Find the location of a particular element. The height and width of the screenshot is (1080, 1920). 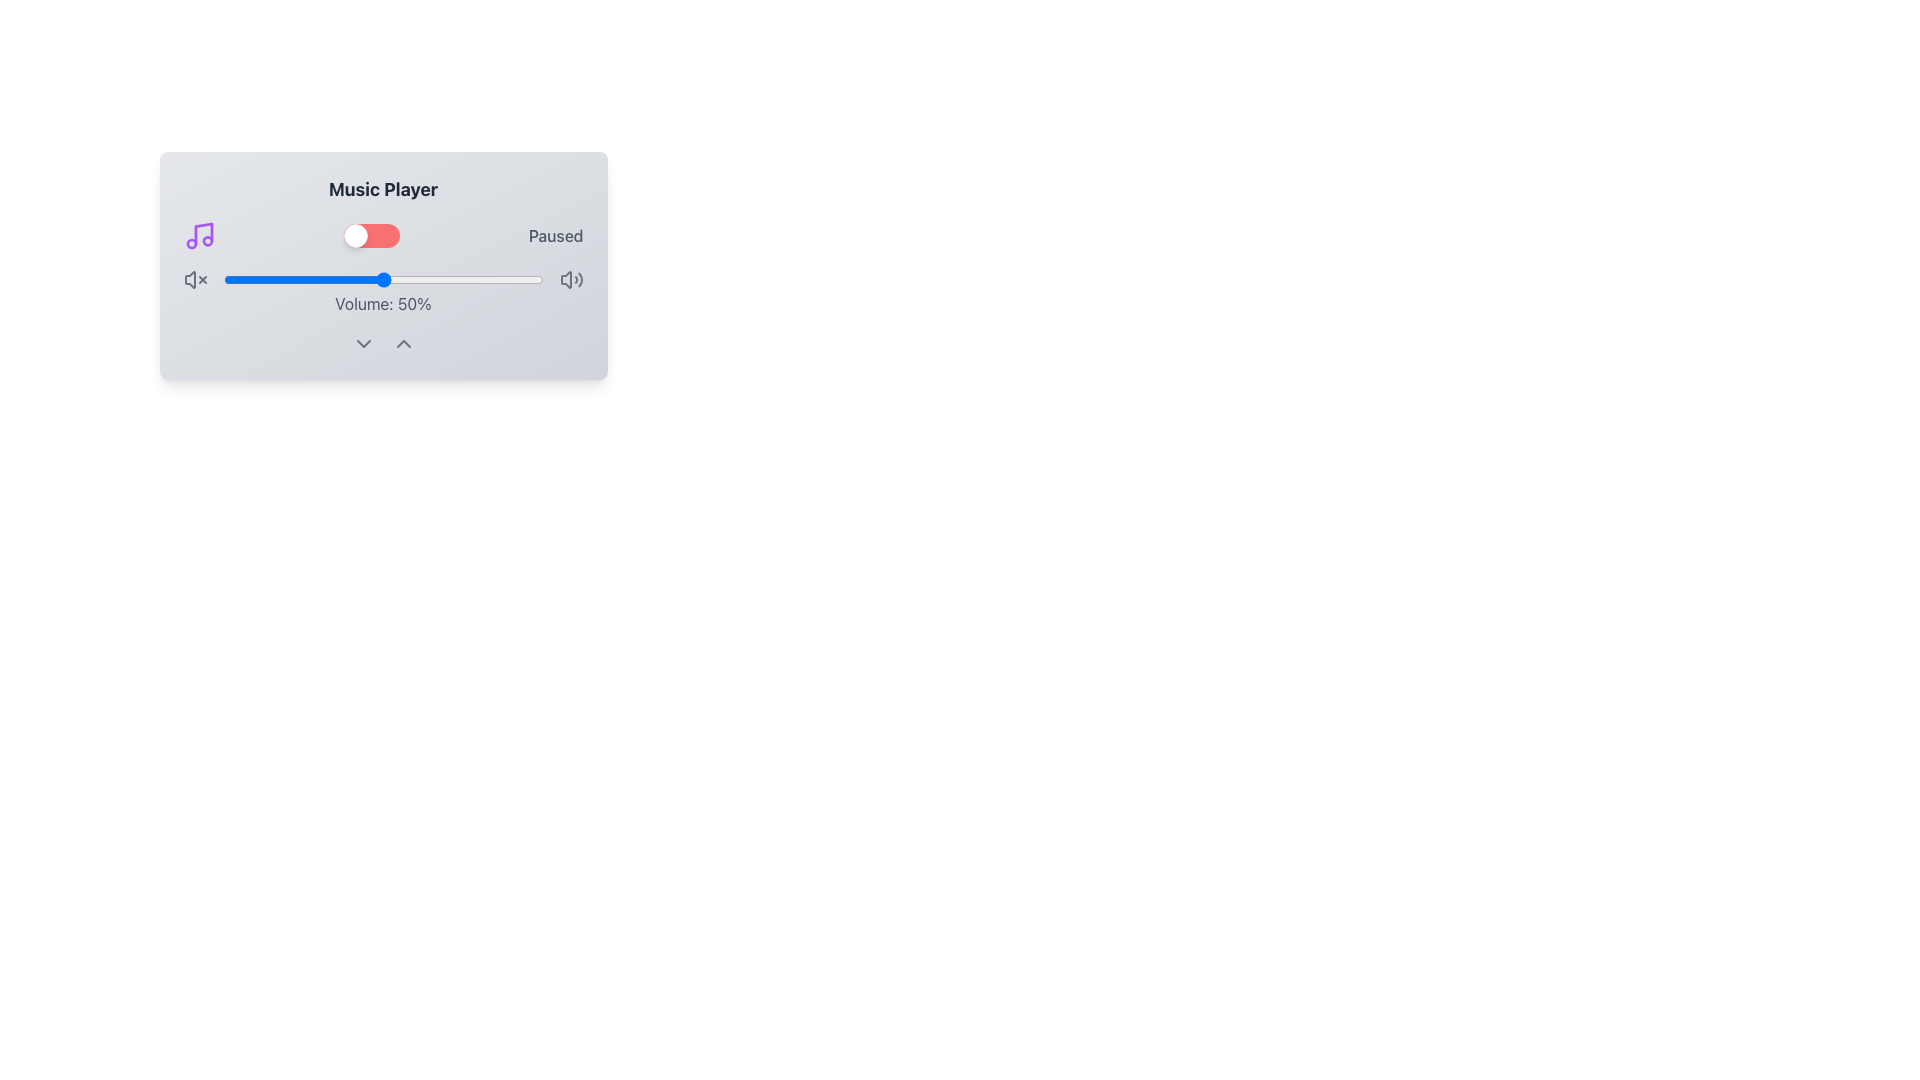

volume is located at coordinates (276, 280).